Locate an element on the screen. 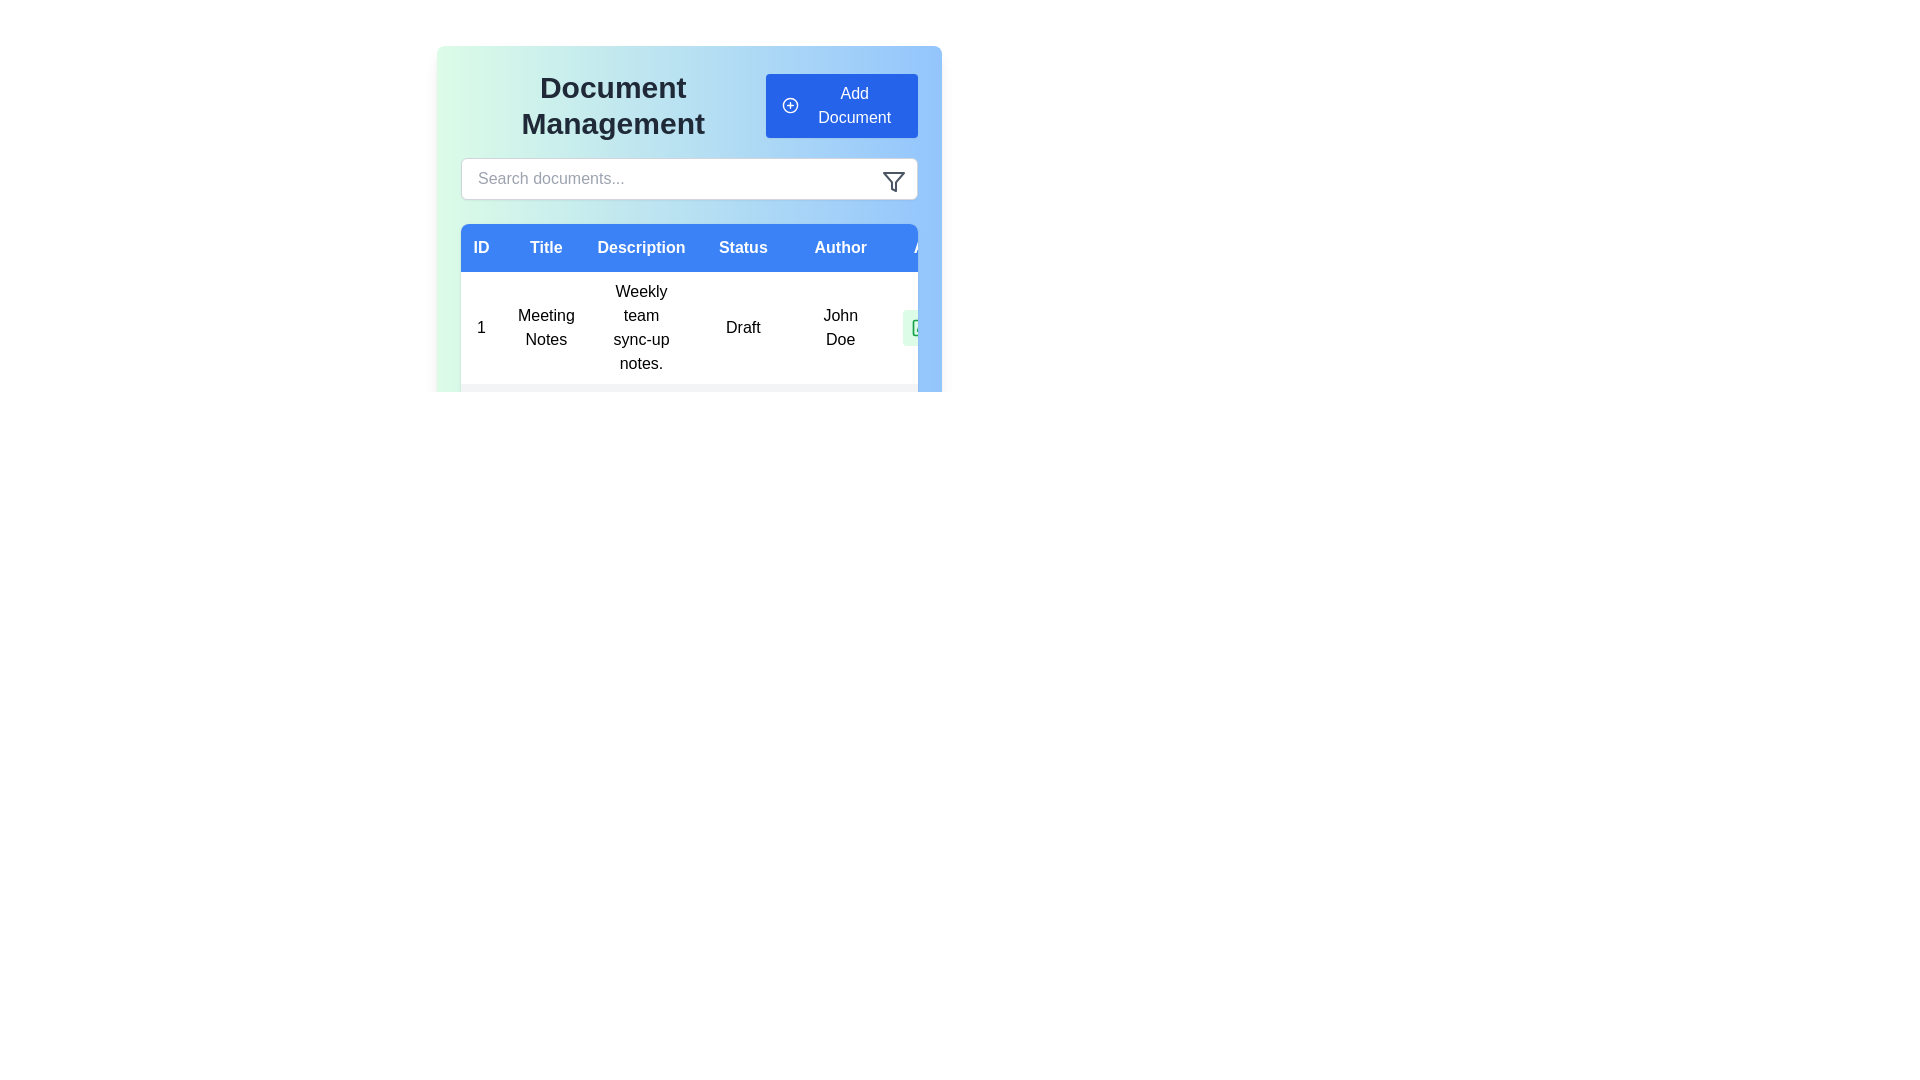 The height and width of the screenshot is (1080, 1920). the filter or search refinement icon located in the top-right corner of the search box area is located at coordinates (892, 181).